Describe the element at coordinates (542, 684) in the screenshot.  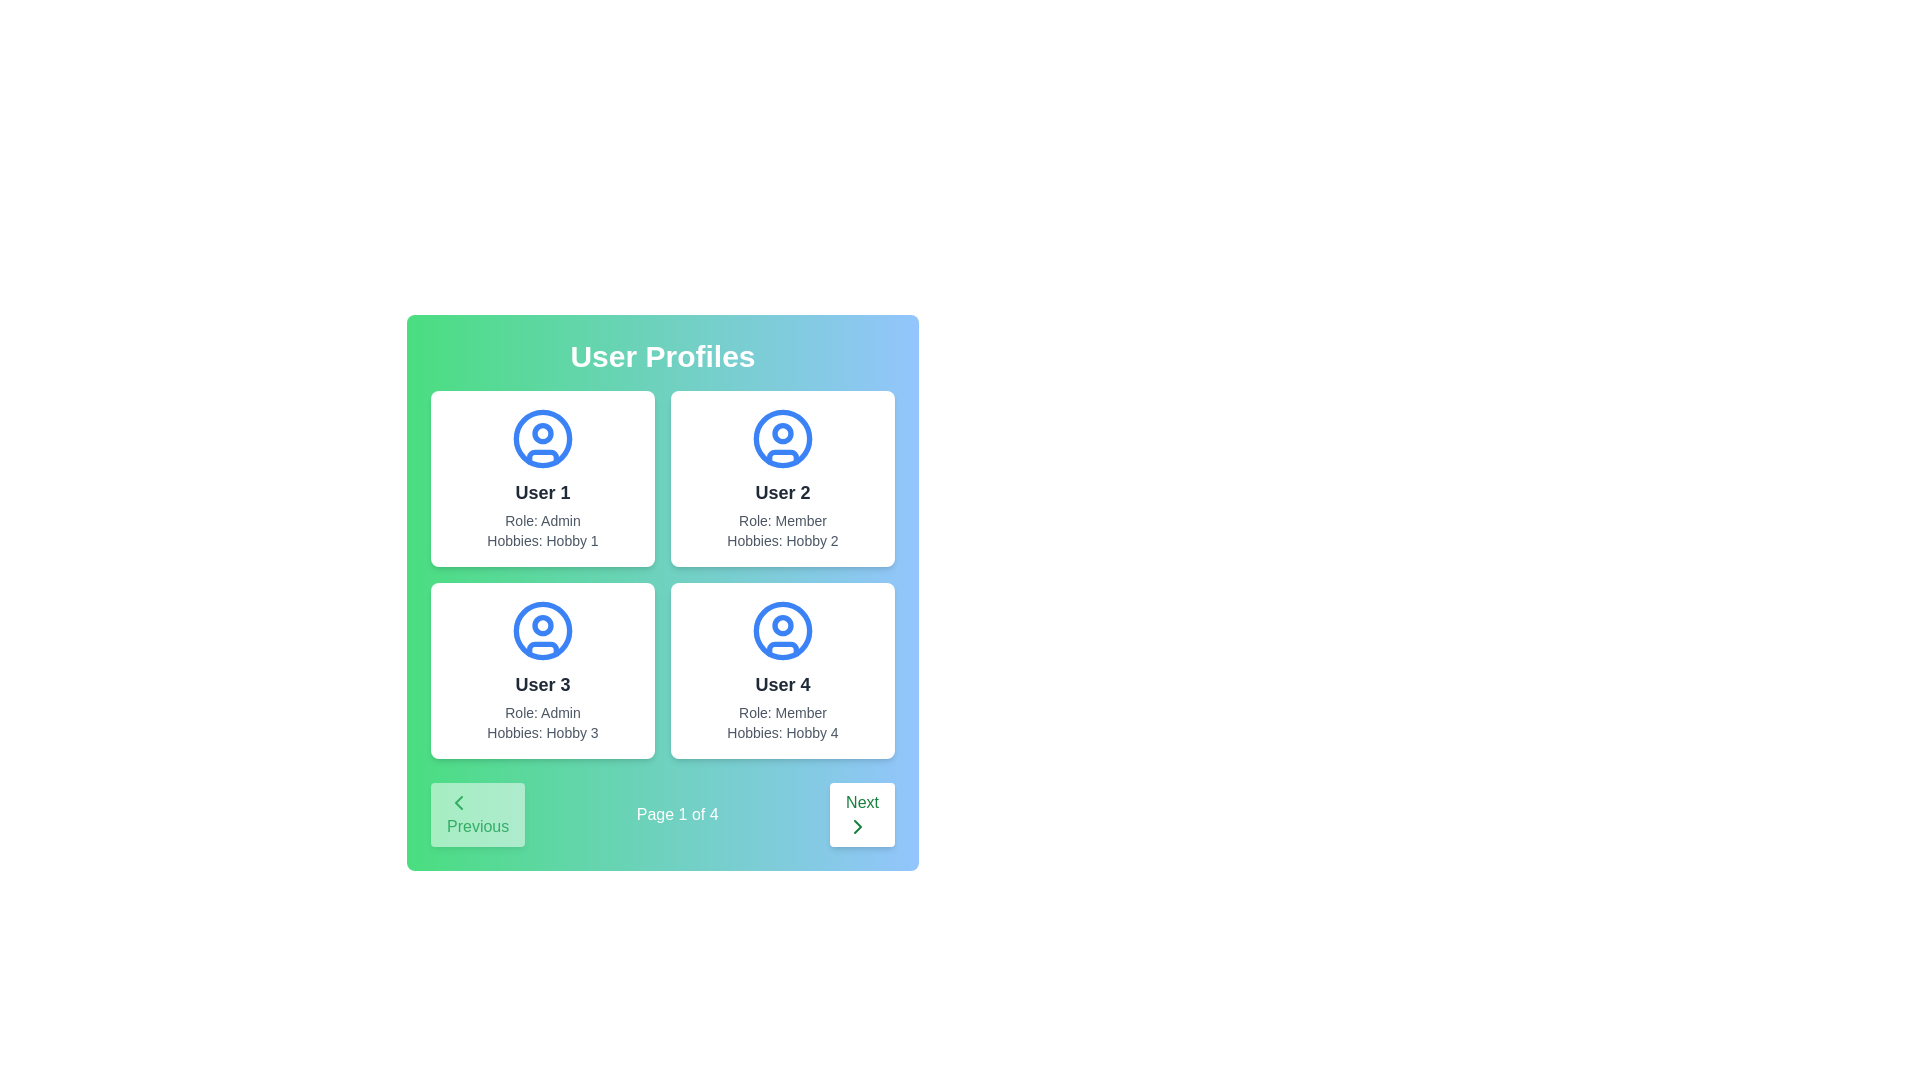
I see `text 'User 3' displayed in bold font as the primary heading within the third user profile card, located at the bottom-left corner of the grid of user profiles` at that location.